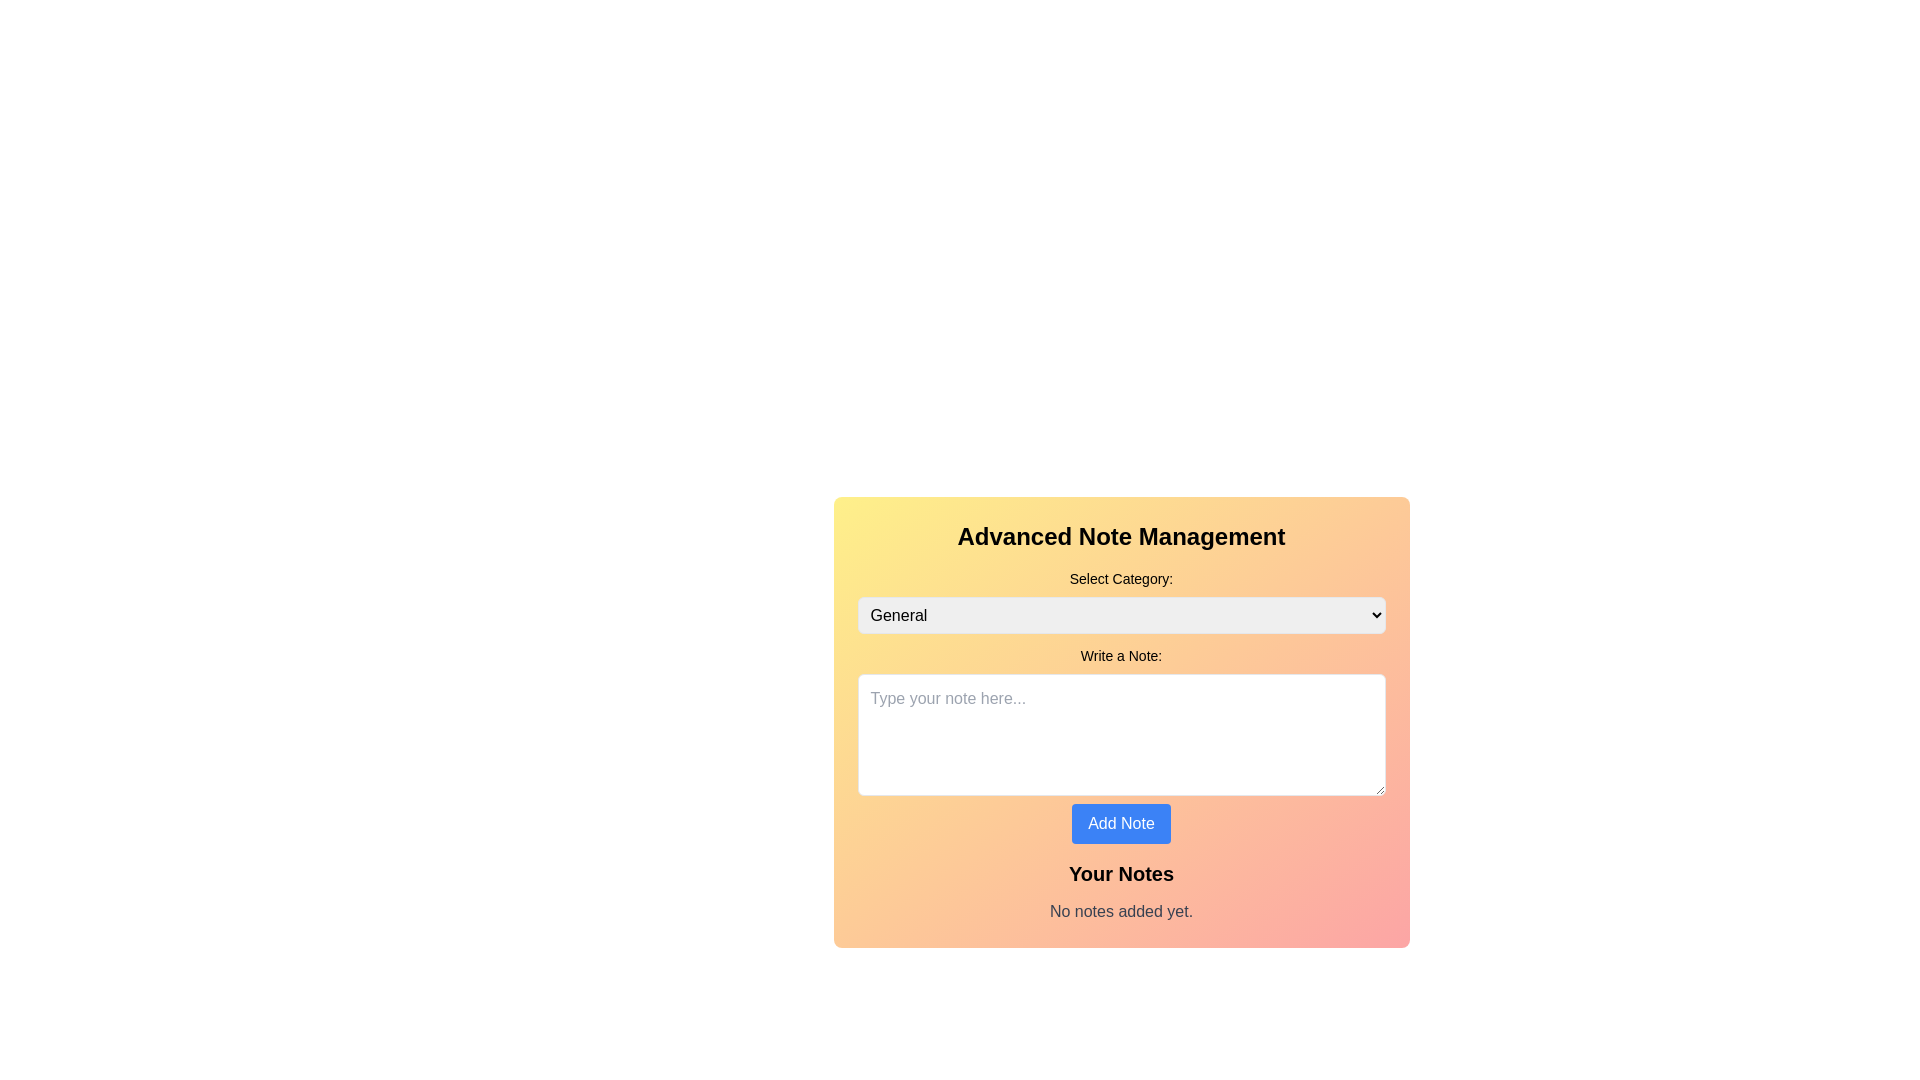 This screenshot has width=1920, height=1080. Describe the element at coordinates (1121, 911) in the screenshot. I see `the static text displaying 'No notes added yet.' which is located at the bottom of the section below the heading 'Your Notes.'` at that location.